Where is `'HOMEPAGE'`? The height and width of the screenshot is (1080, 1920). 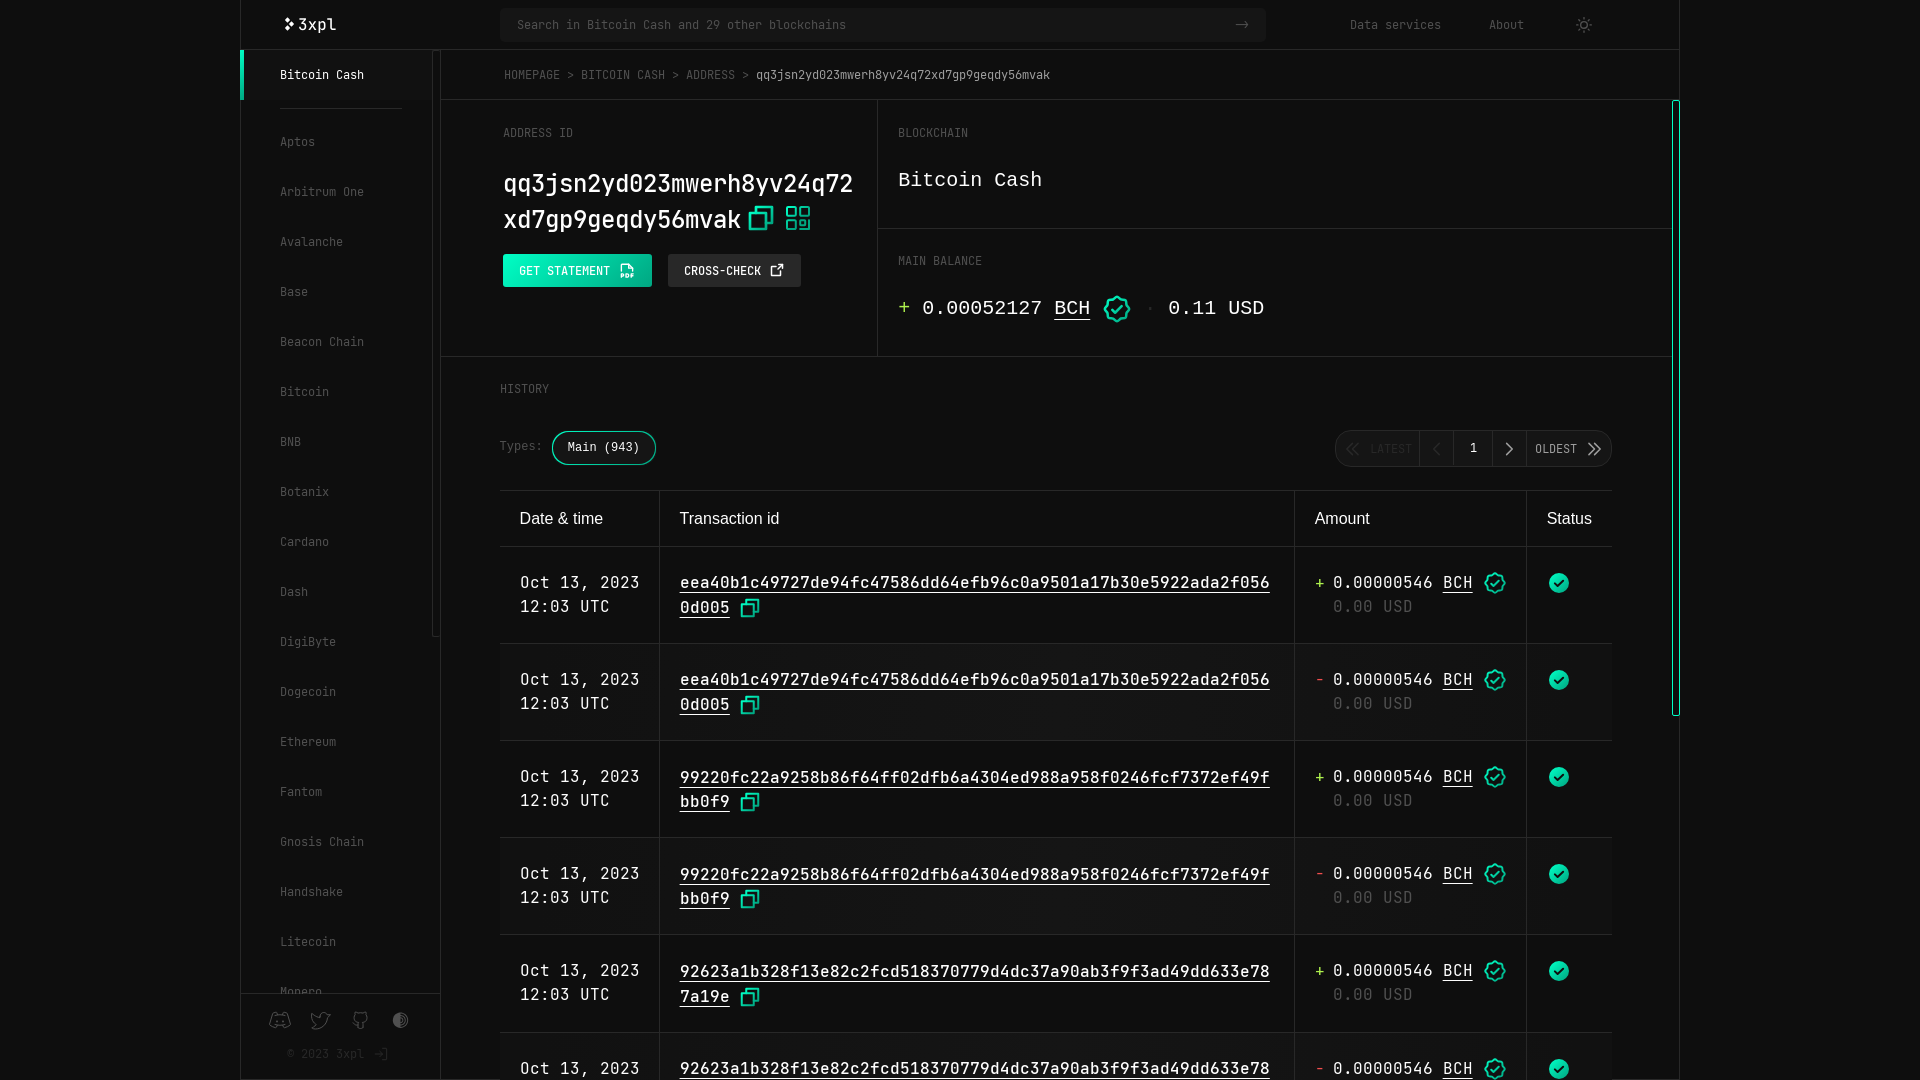 'HOMEPAGE' is located at coordinates (532, 73).